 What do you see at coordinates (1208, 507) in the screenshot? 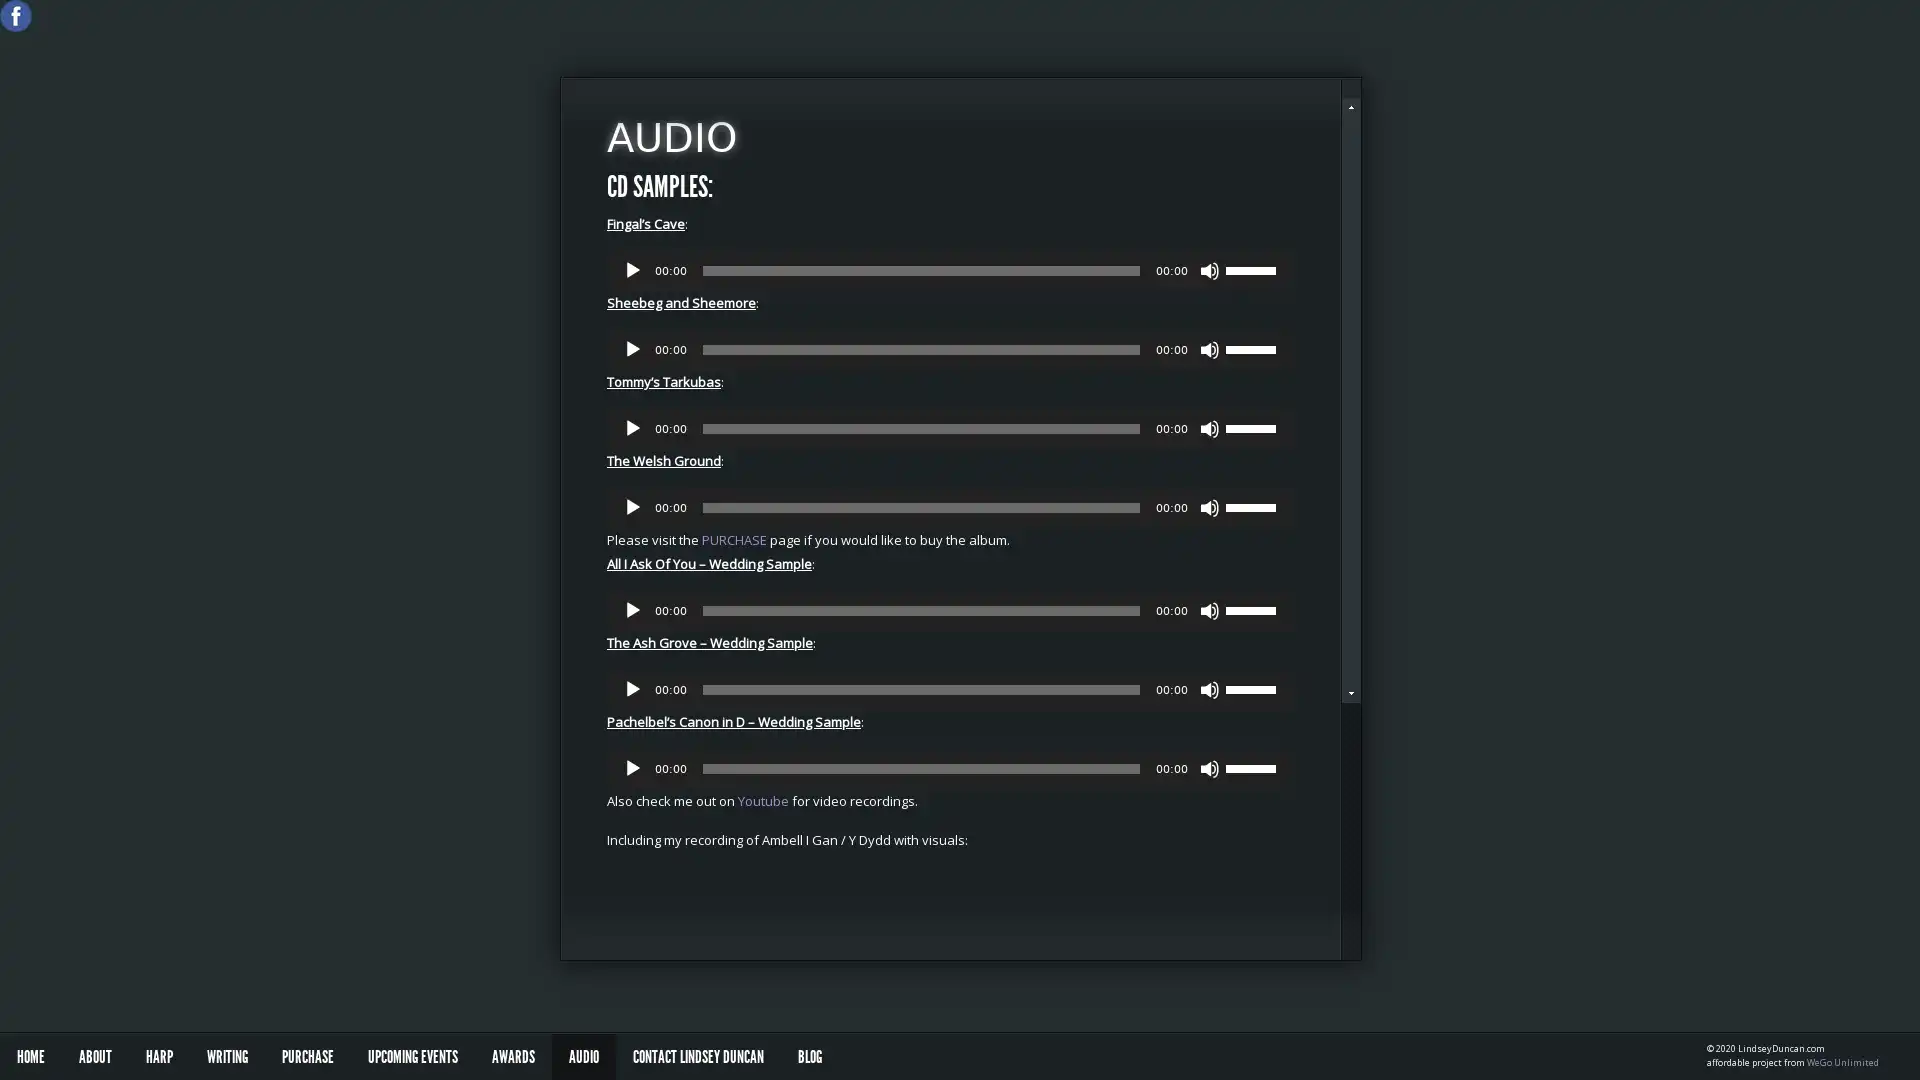
I see `Mute` at bounding box center [1208, 507].